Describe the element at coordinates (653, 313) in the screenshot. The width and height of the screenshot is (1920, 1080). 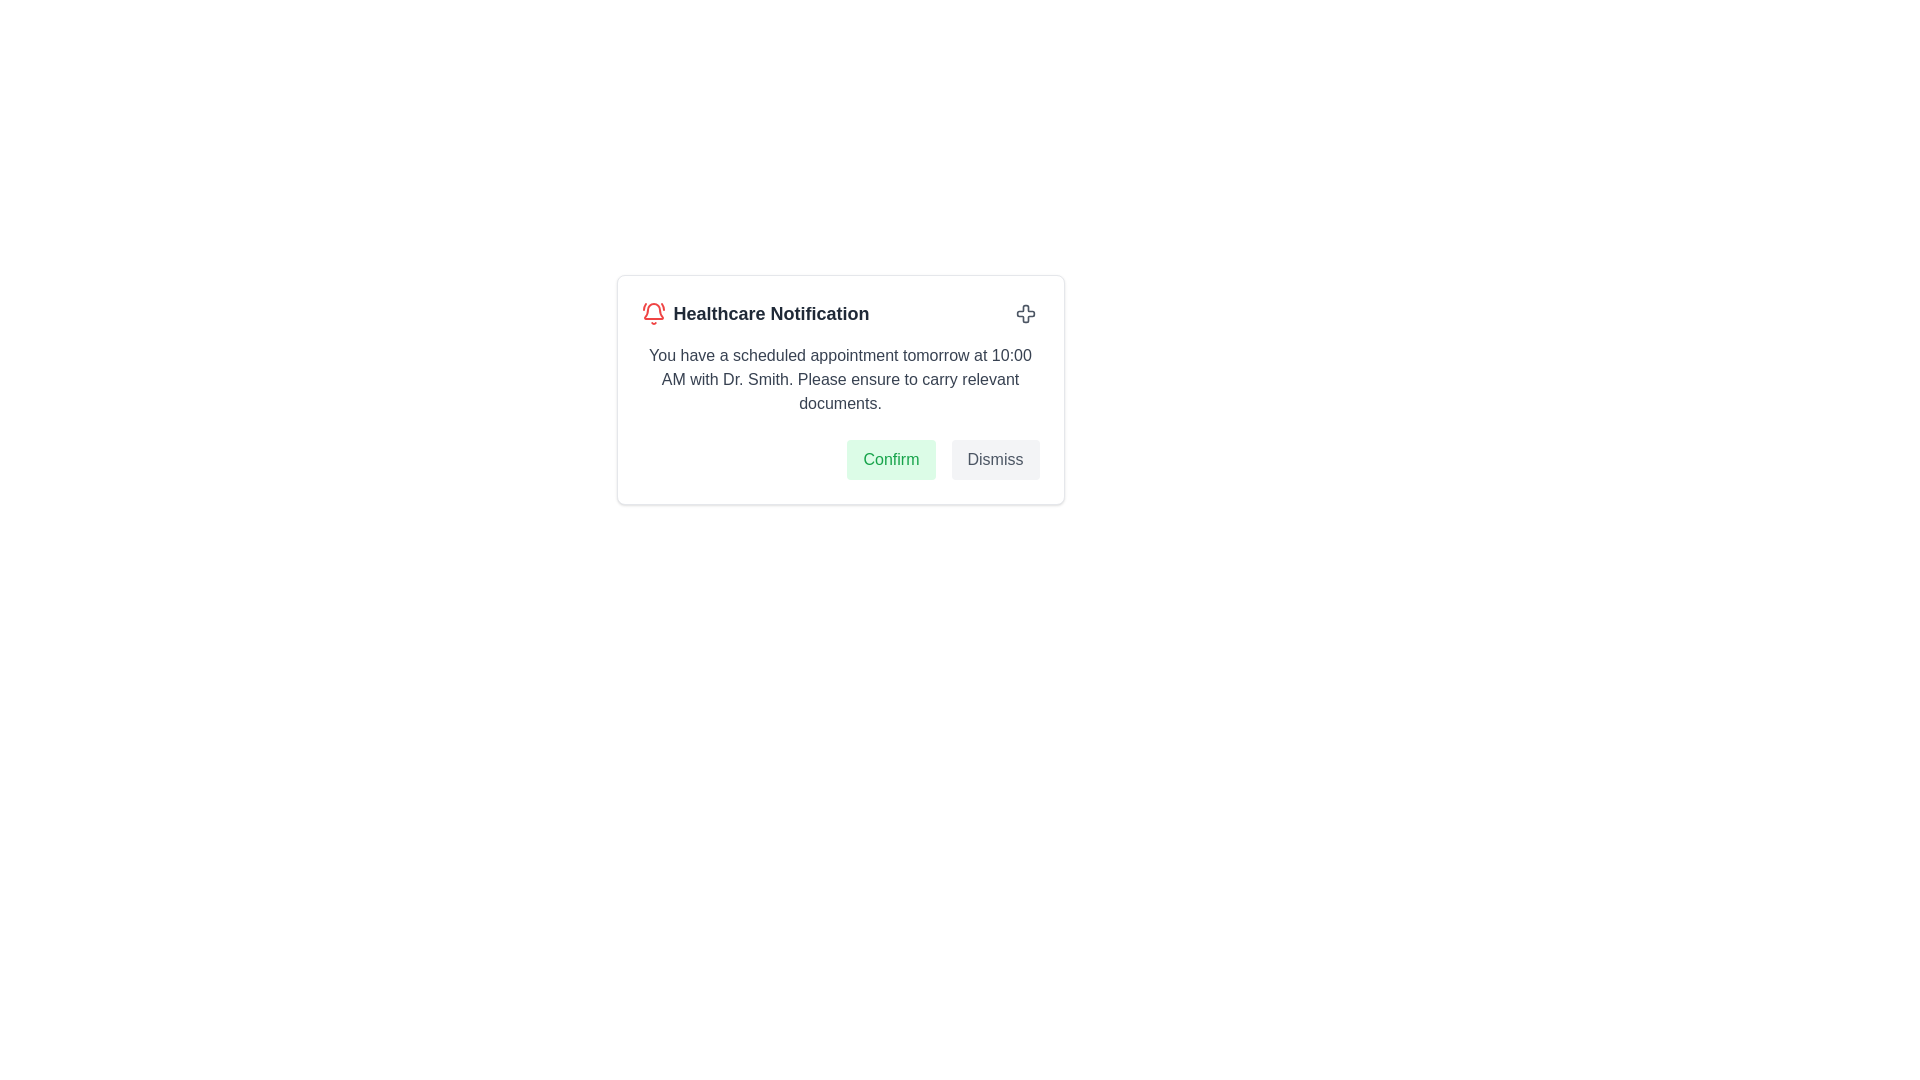
I see `the alert notification icon located to the left of the 'Healthcare Notification' text, which indicates the presence of an important message` at that location.